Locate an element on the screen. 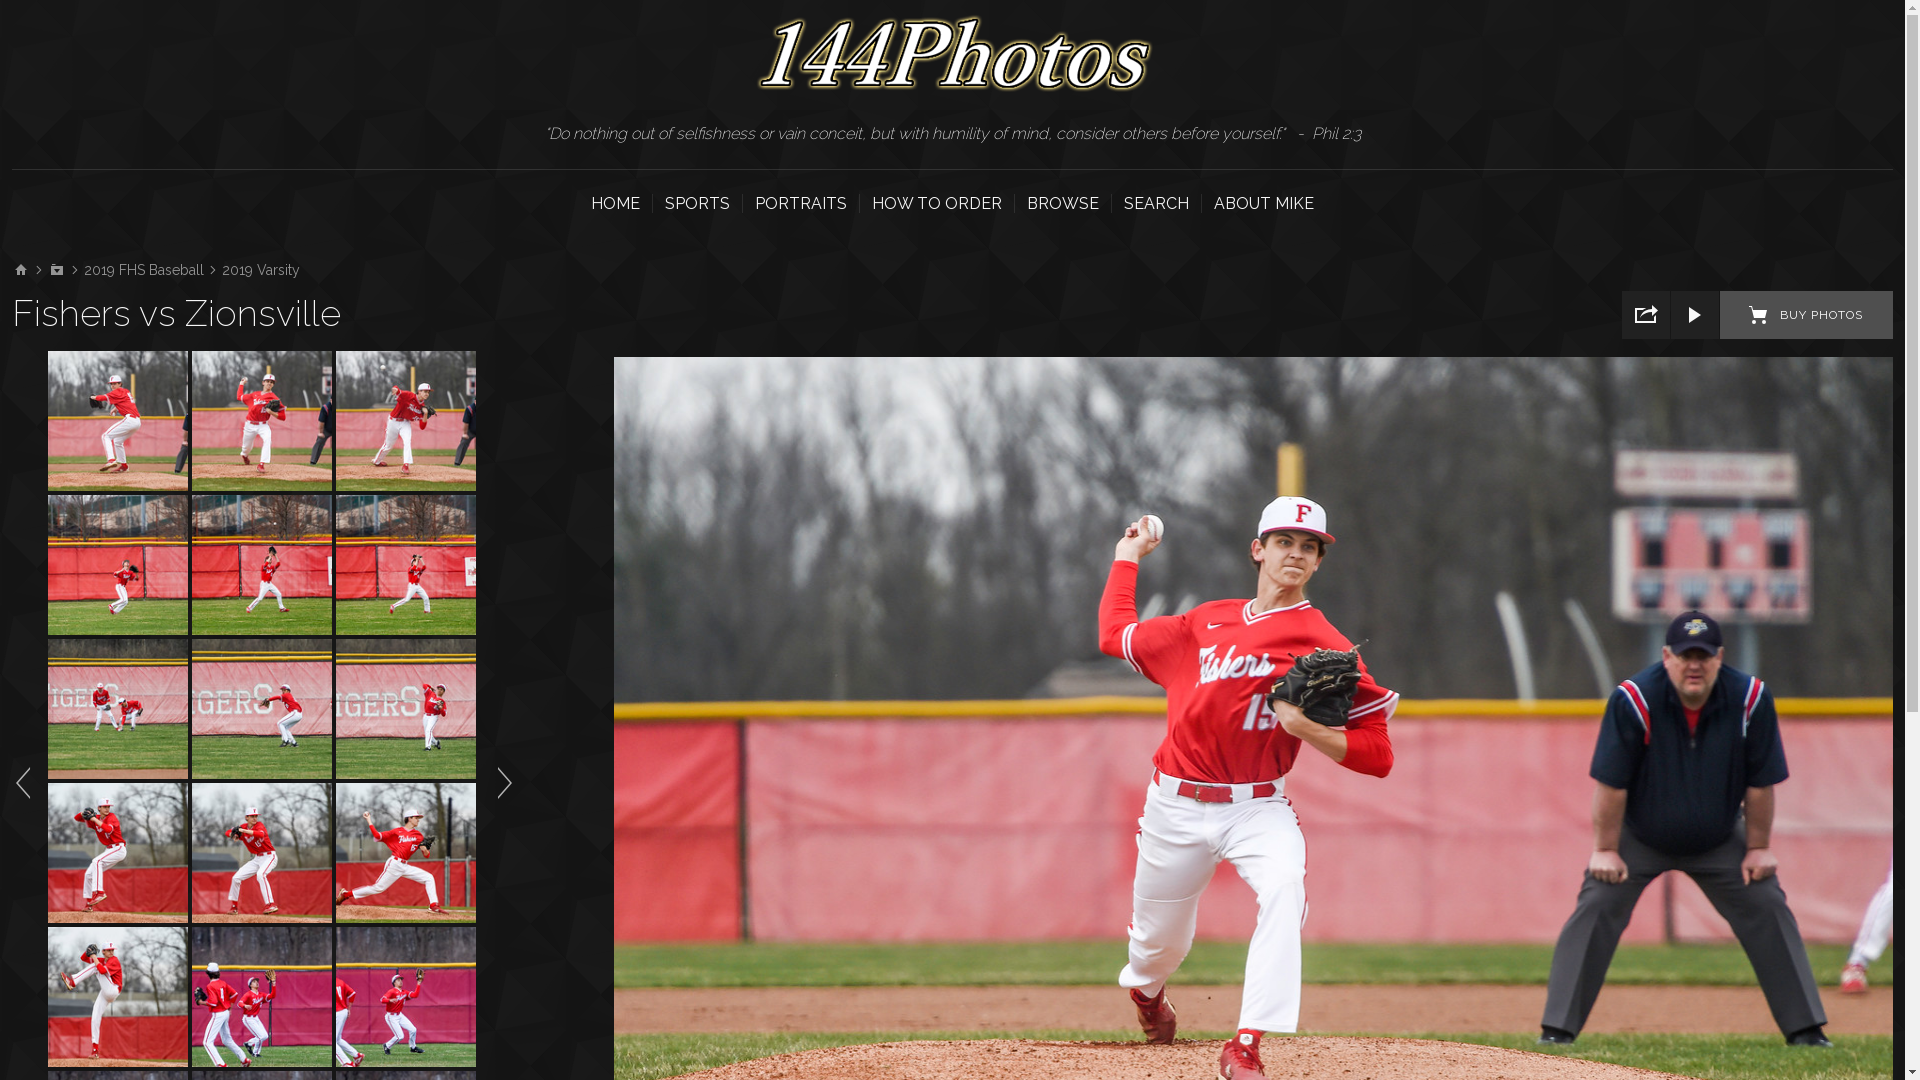  'BUY PHOTOS' is located at coordinates (1806, 315).